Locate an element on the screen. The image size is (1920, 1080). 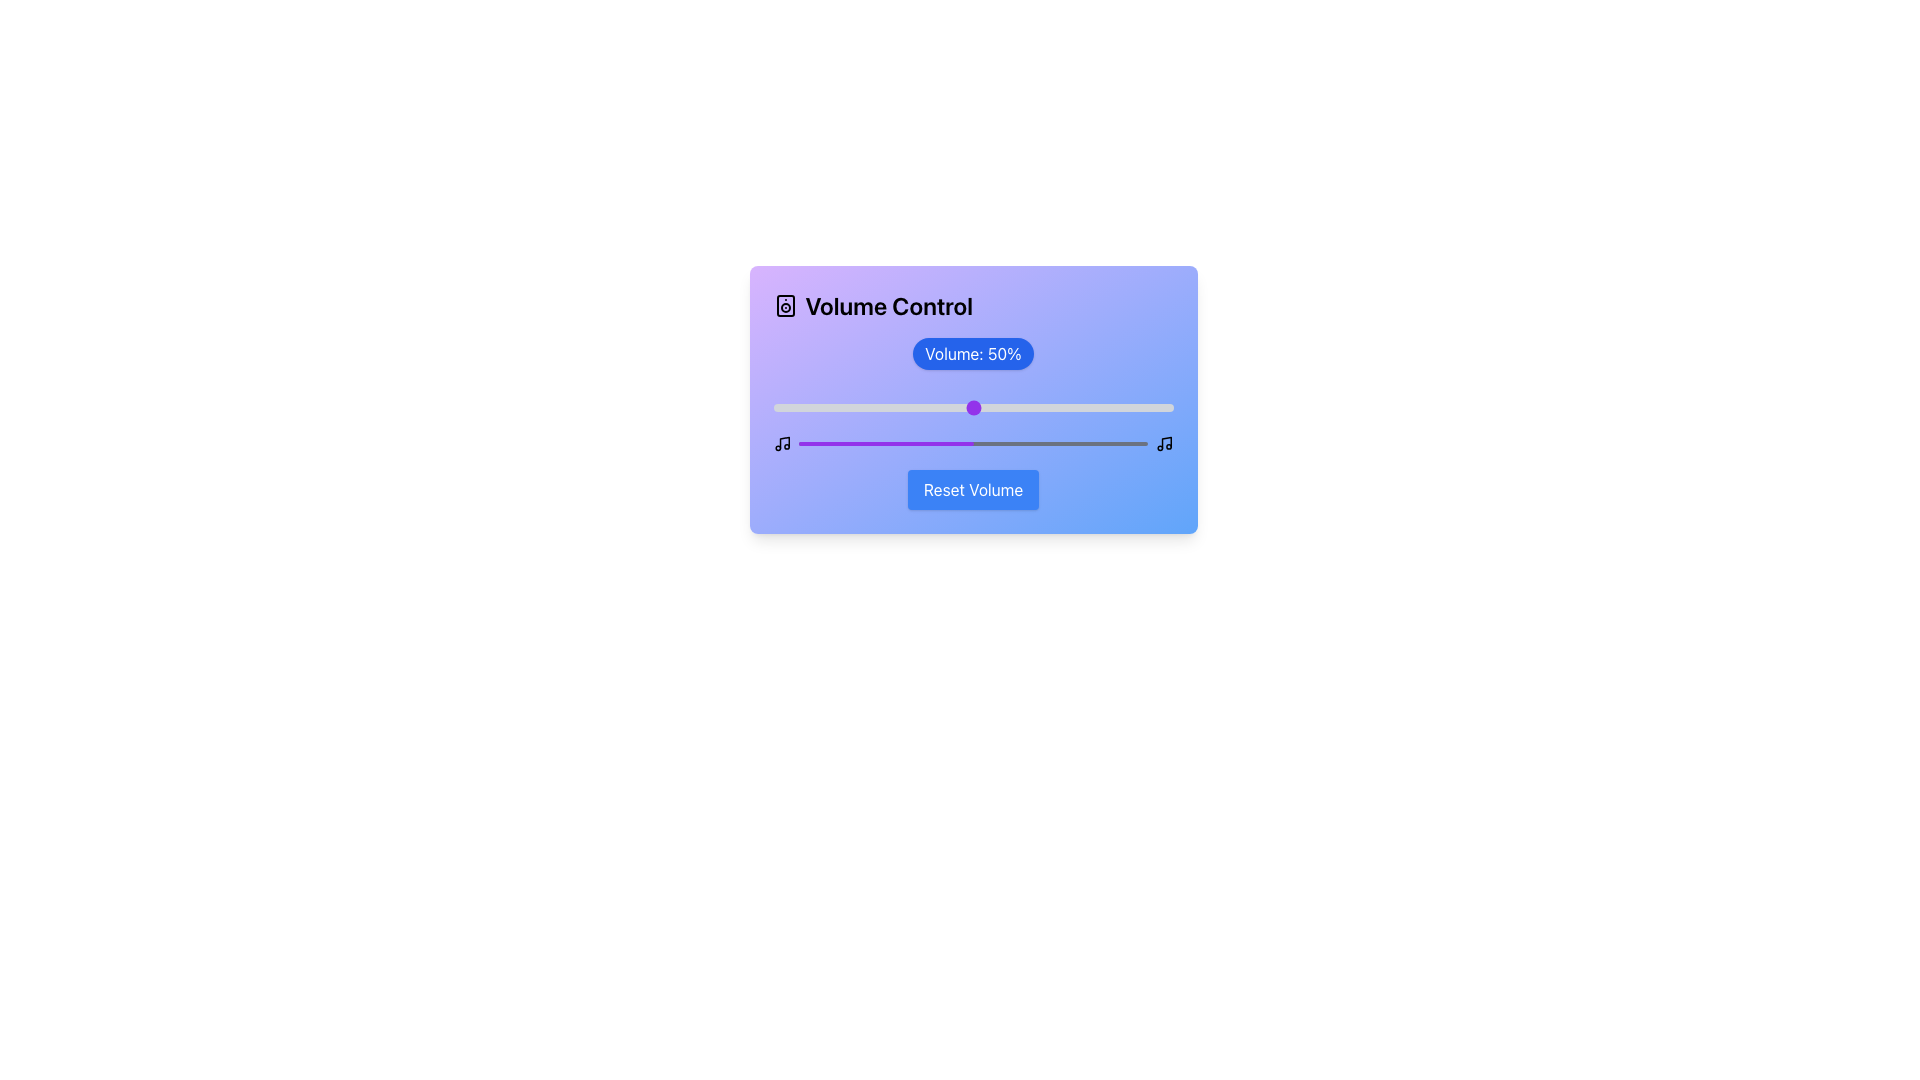
the volume slider is located at coordinates (940, 407).